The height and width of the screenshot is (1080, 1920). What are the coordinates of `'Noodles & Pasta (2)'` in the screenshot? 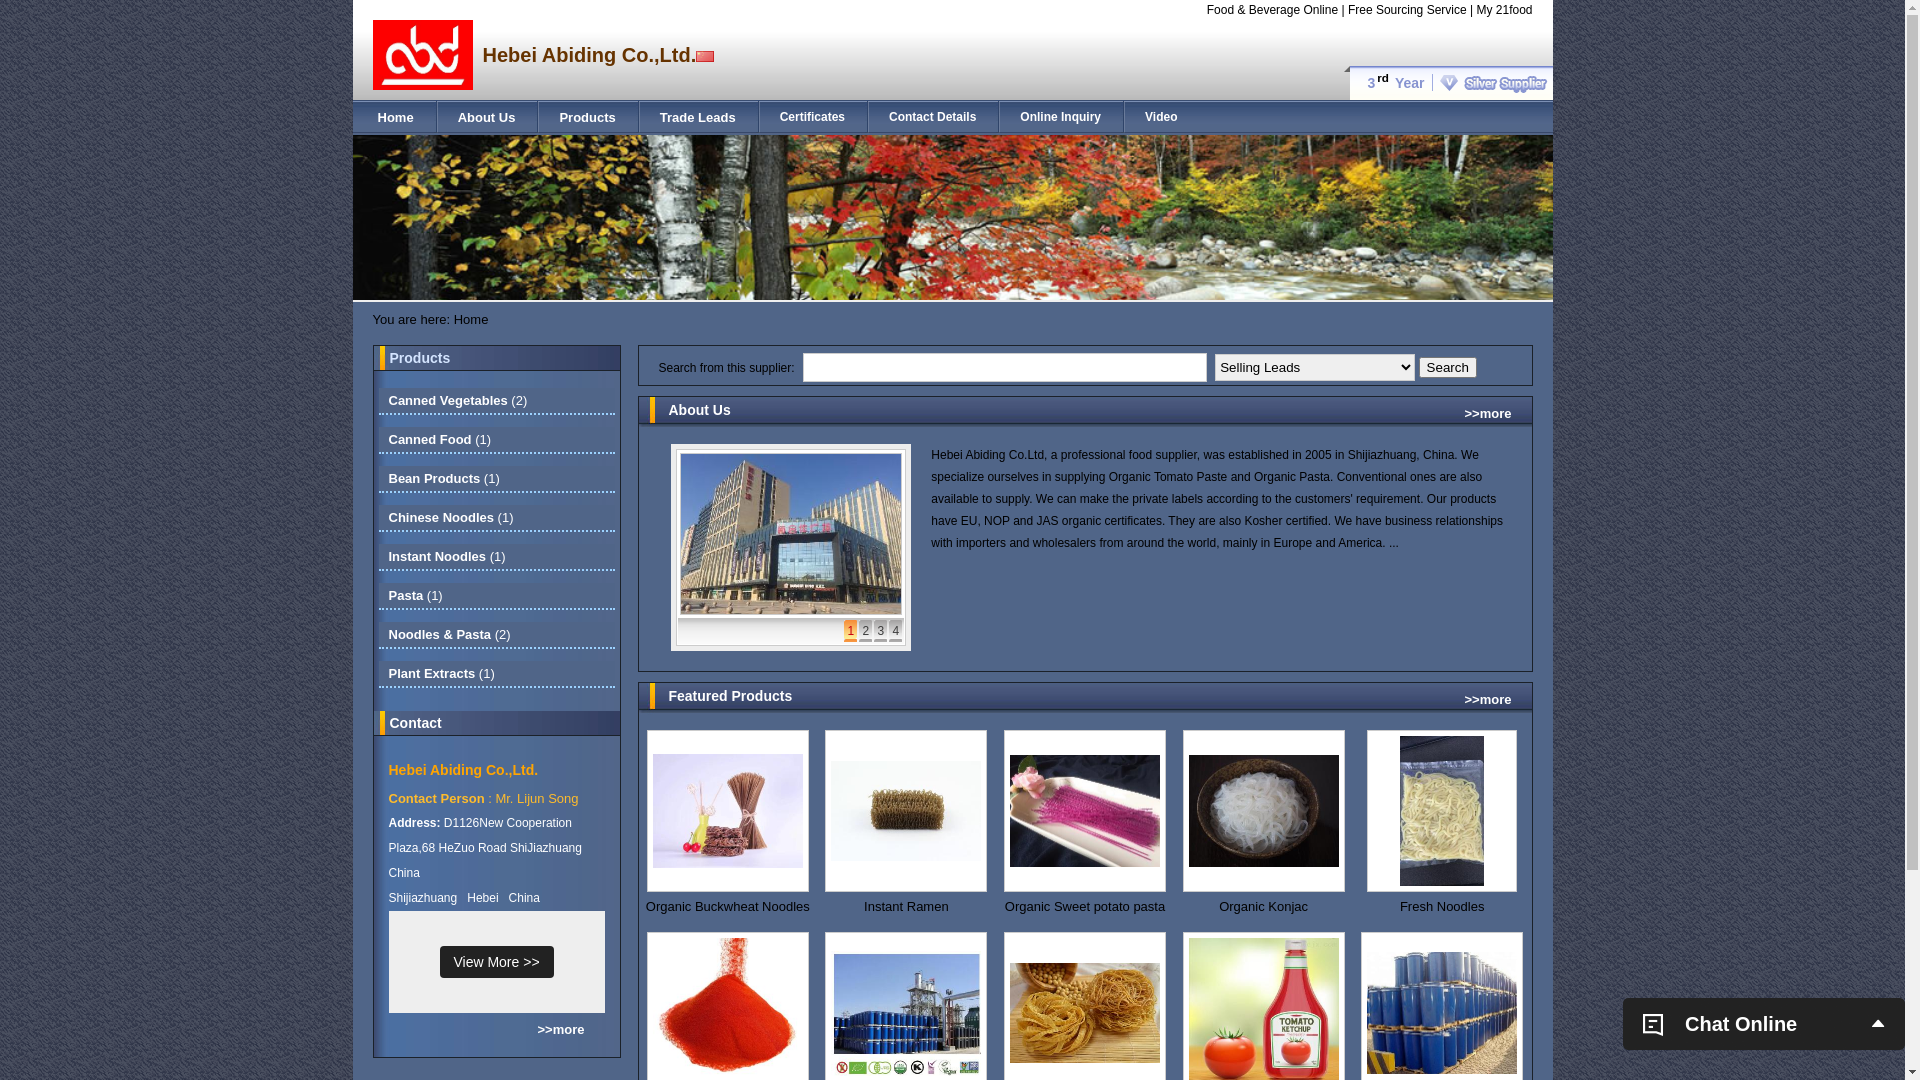 It's located at (448, 634).